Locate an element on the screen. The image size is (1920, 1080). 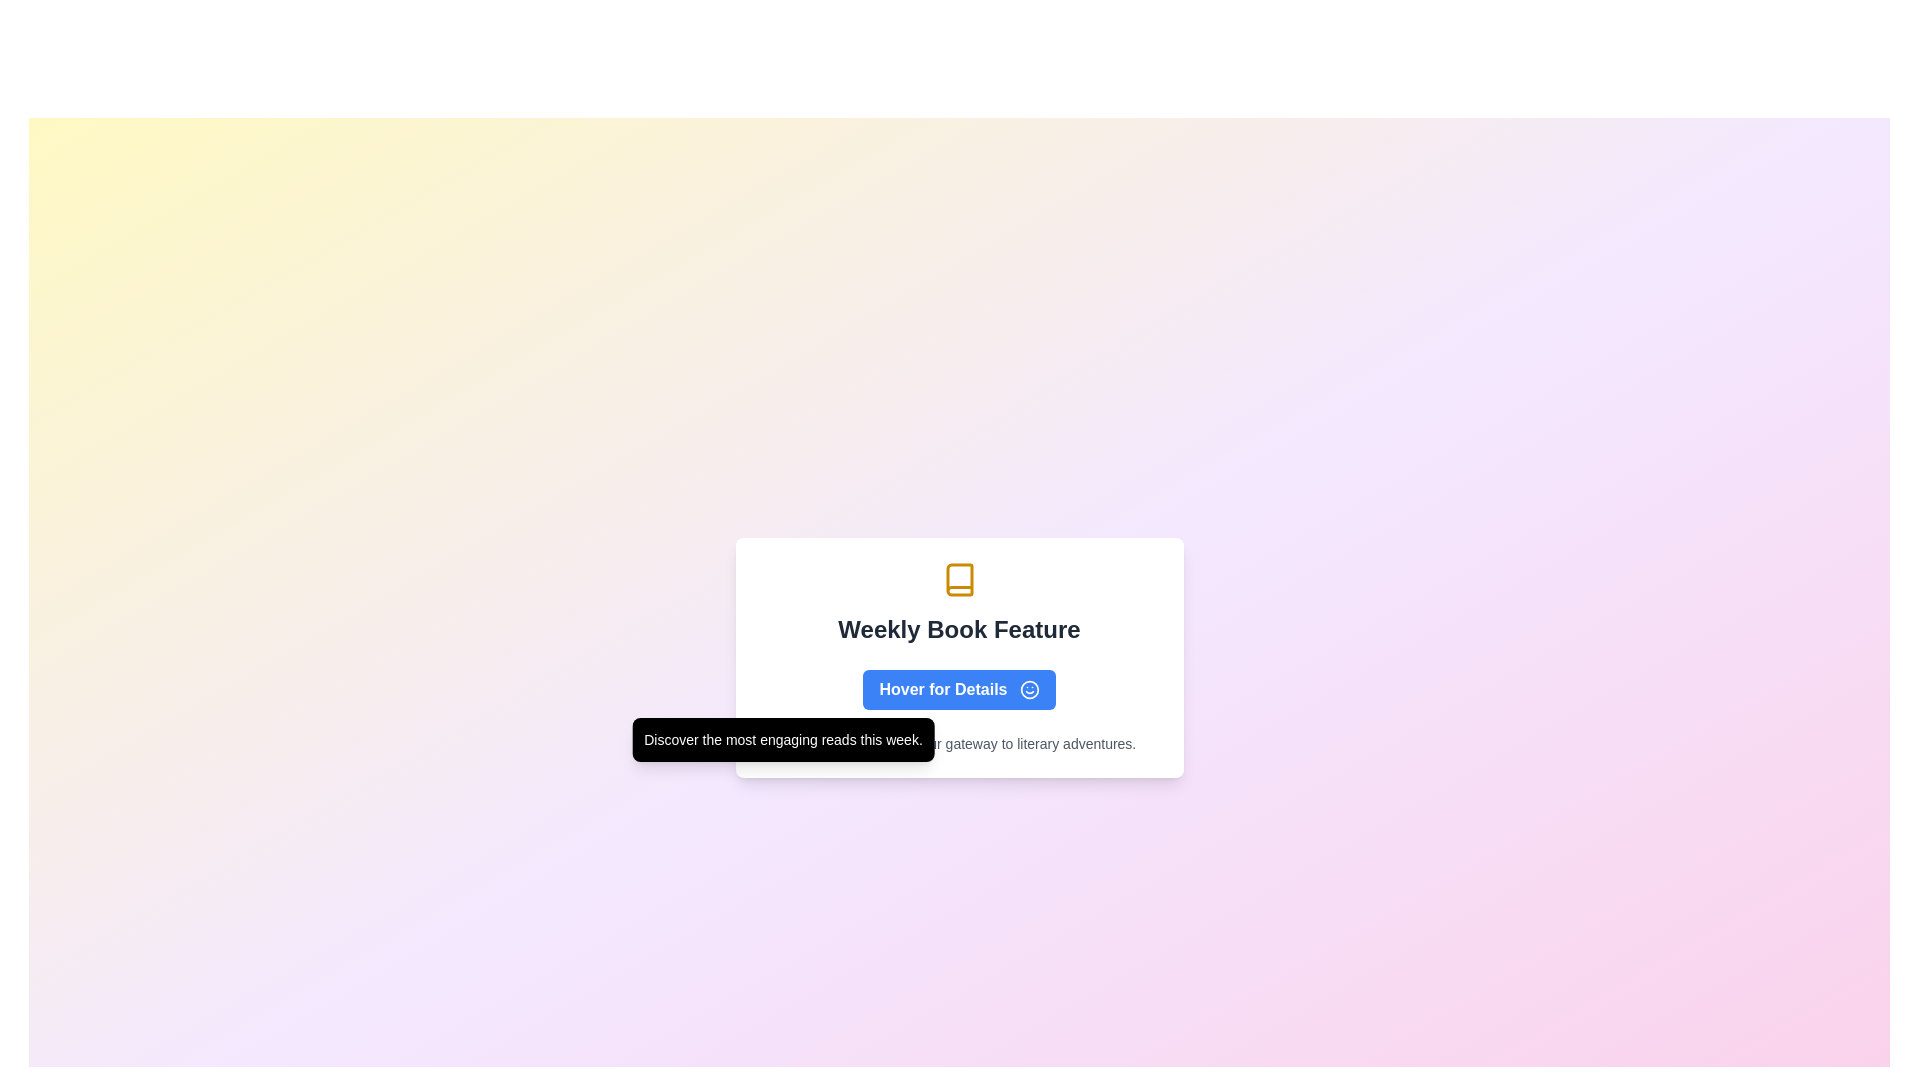
text content of the gray-colored small-sized Text Label that displays '© 2023 BookNook. Your gateway to literary adventures.' located at the bottom of the card-like component is located at coordinates (958, 744).